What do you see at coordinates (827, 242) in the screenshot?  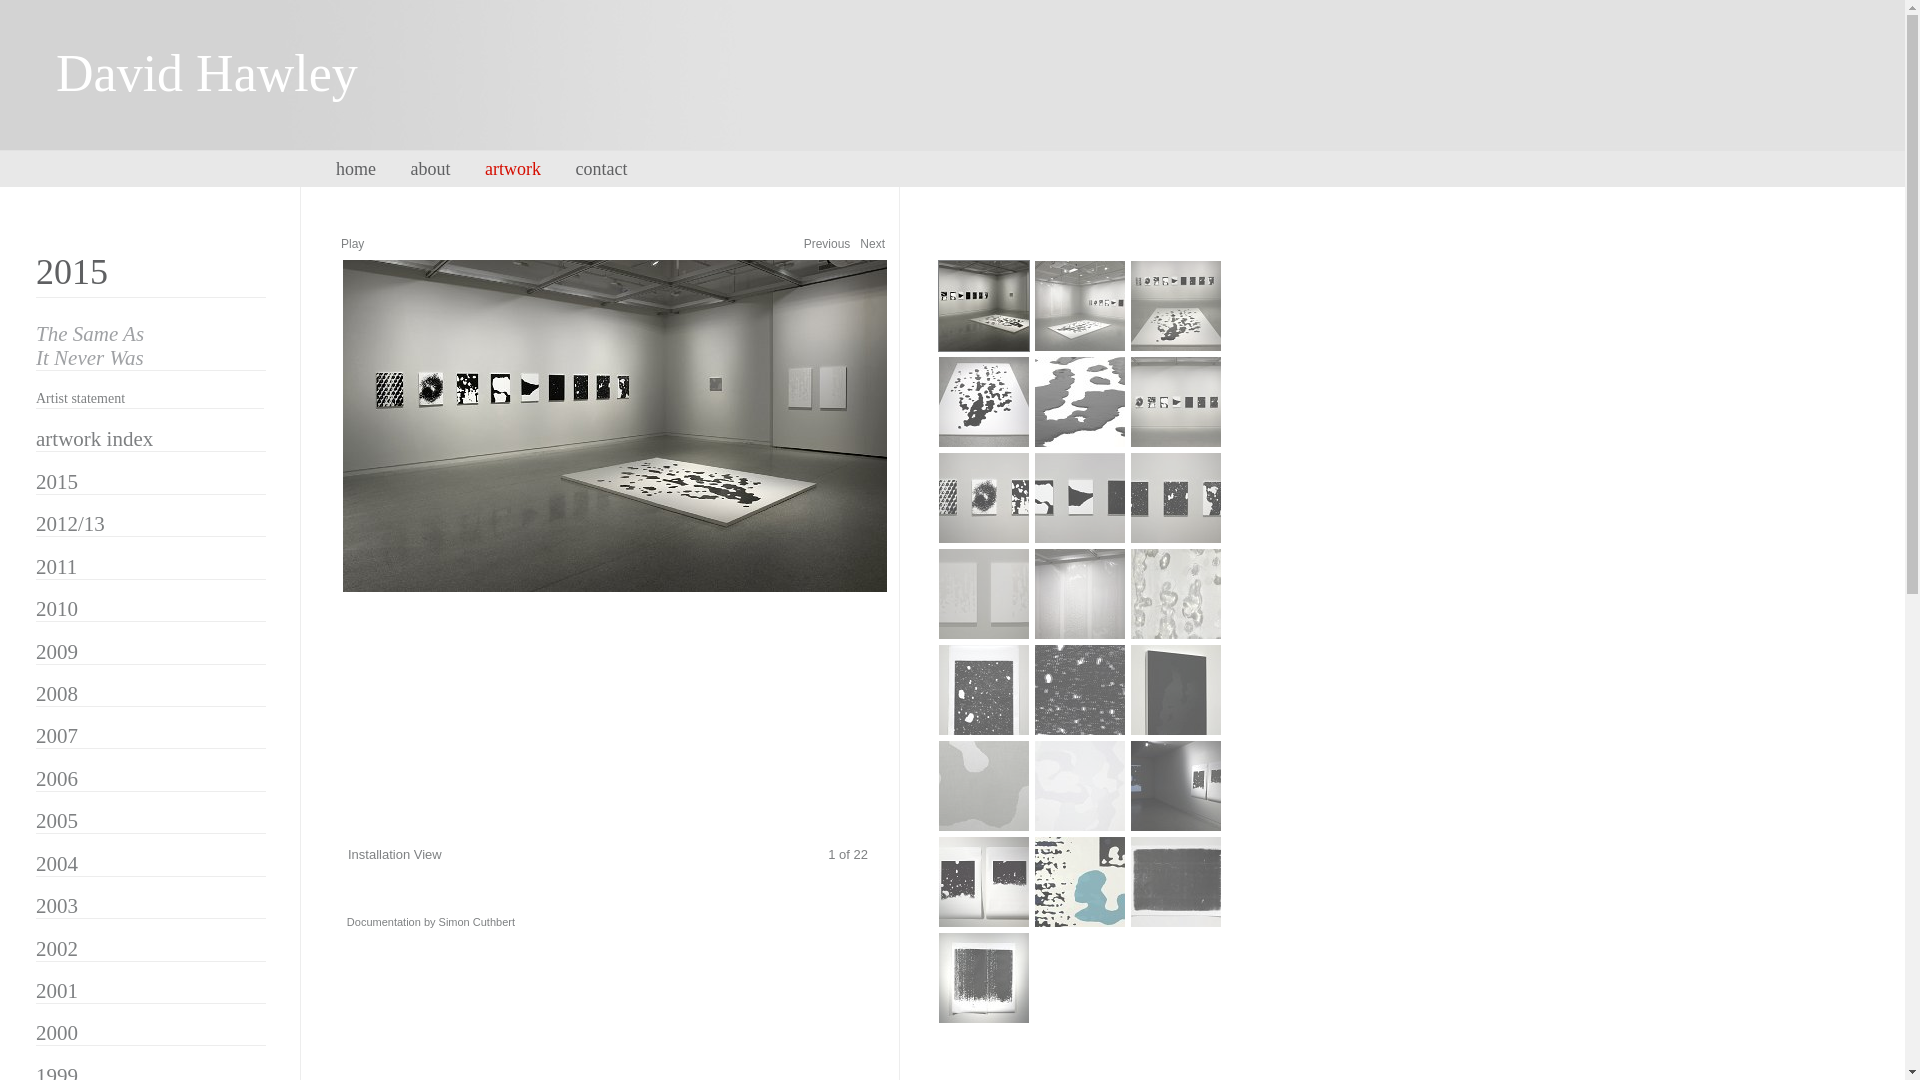 I see `'Previous'` at bounding box center [827, 242].